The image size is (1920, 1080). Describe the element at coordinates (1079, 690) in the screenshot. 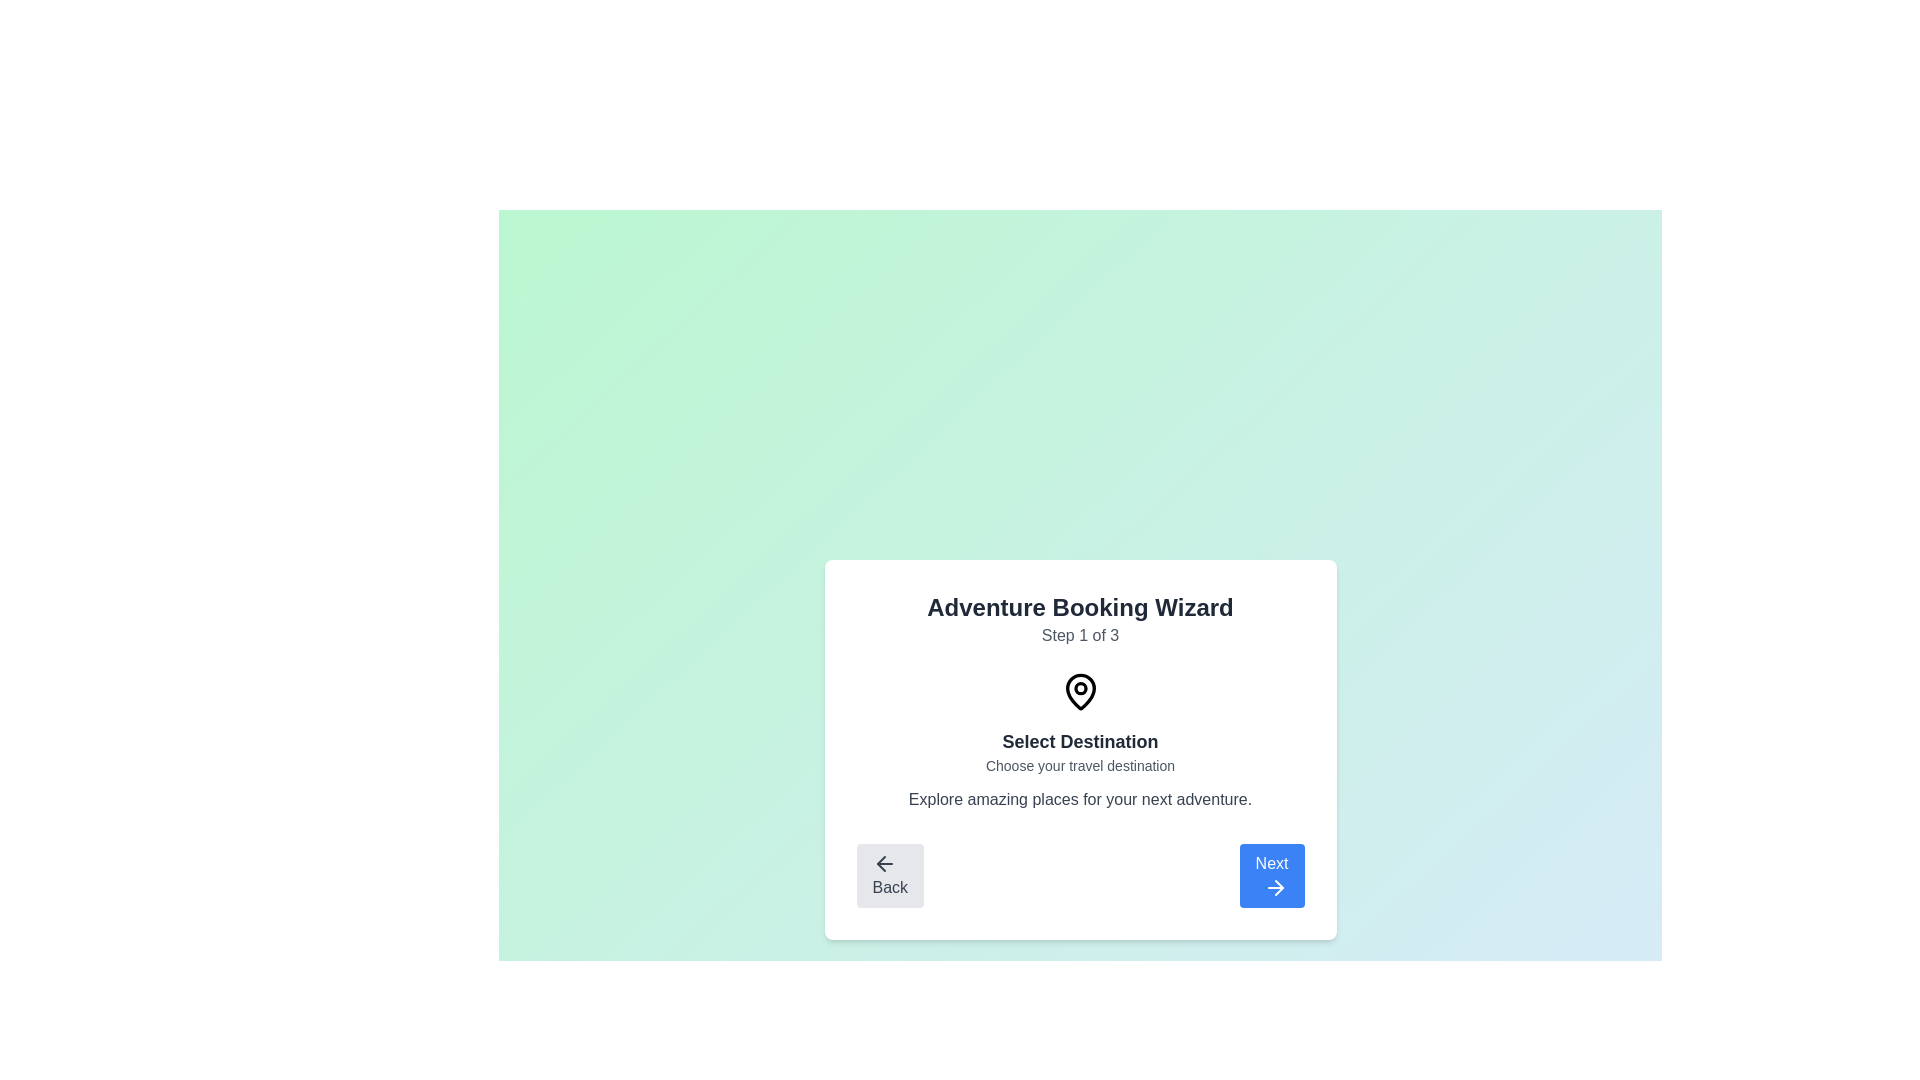

I see `the black map pin icon located at the top-center of the modal, which is directly above the text 'Select Destination'` at that location.